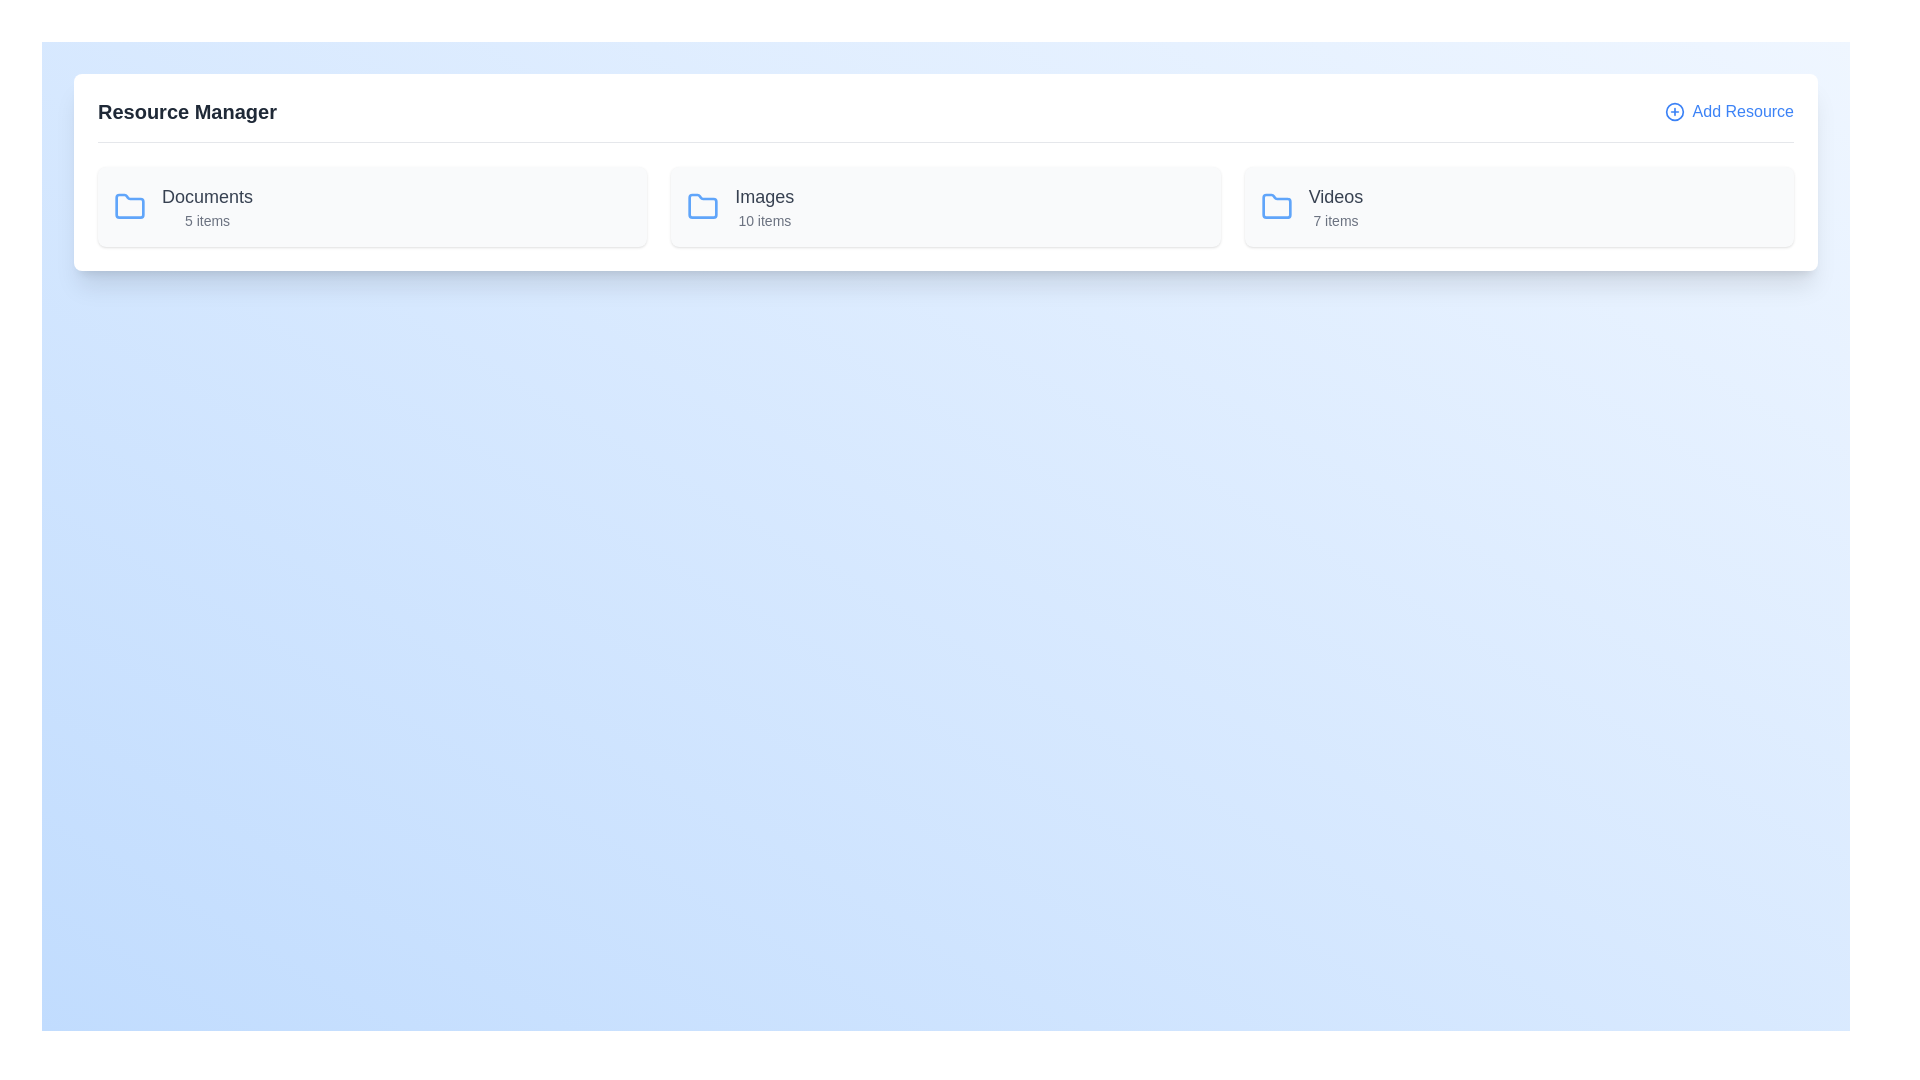 This screenshot has width=1920, height=1080. I want to click on the 'Add Resource' text label located at the top right area of the interface, so click(1742, 111).